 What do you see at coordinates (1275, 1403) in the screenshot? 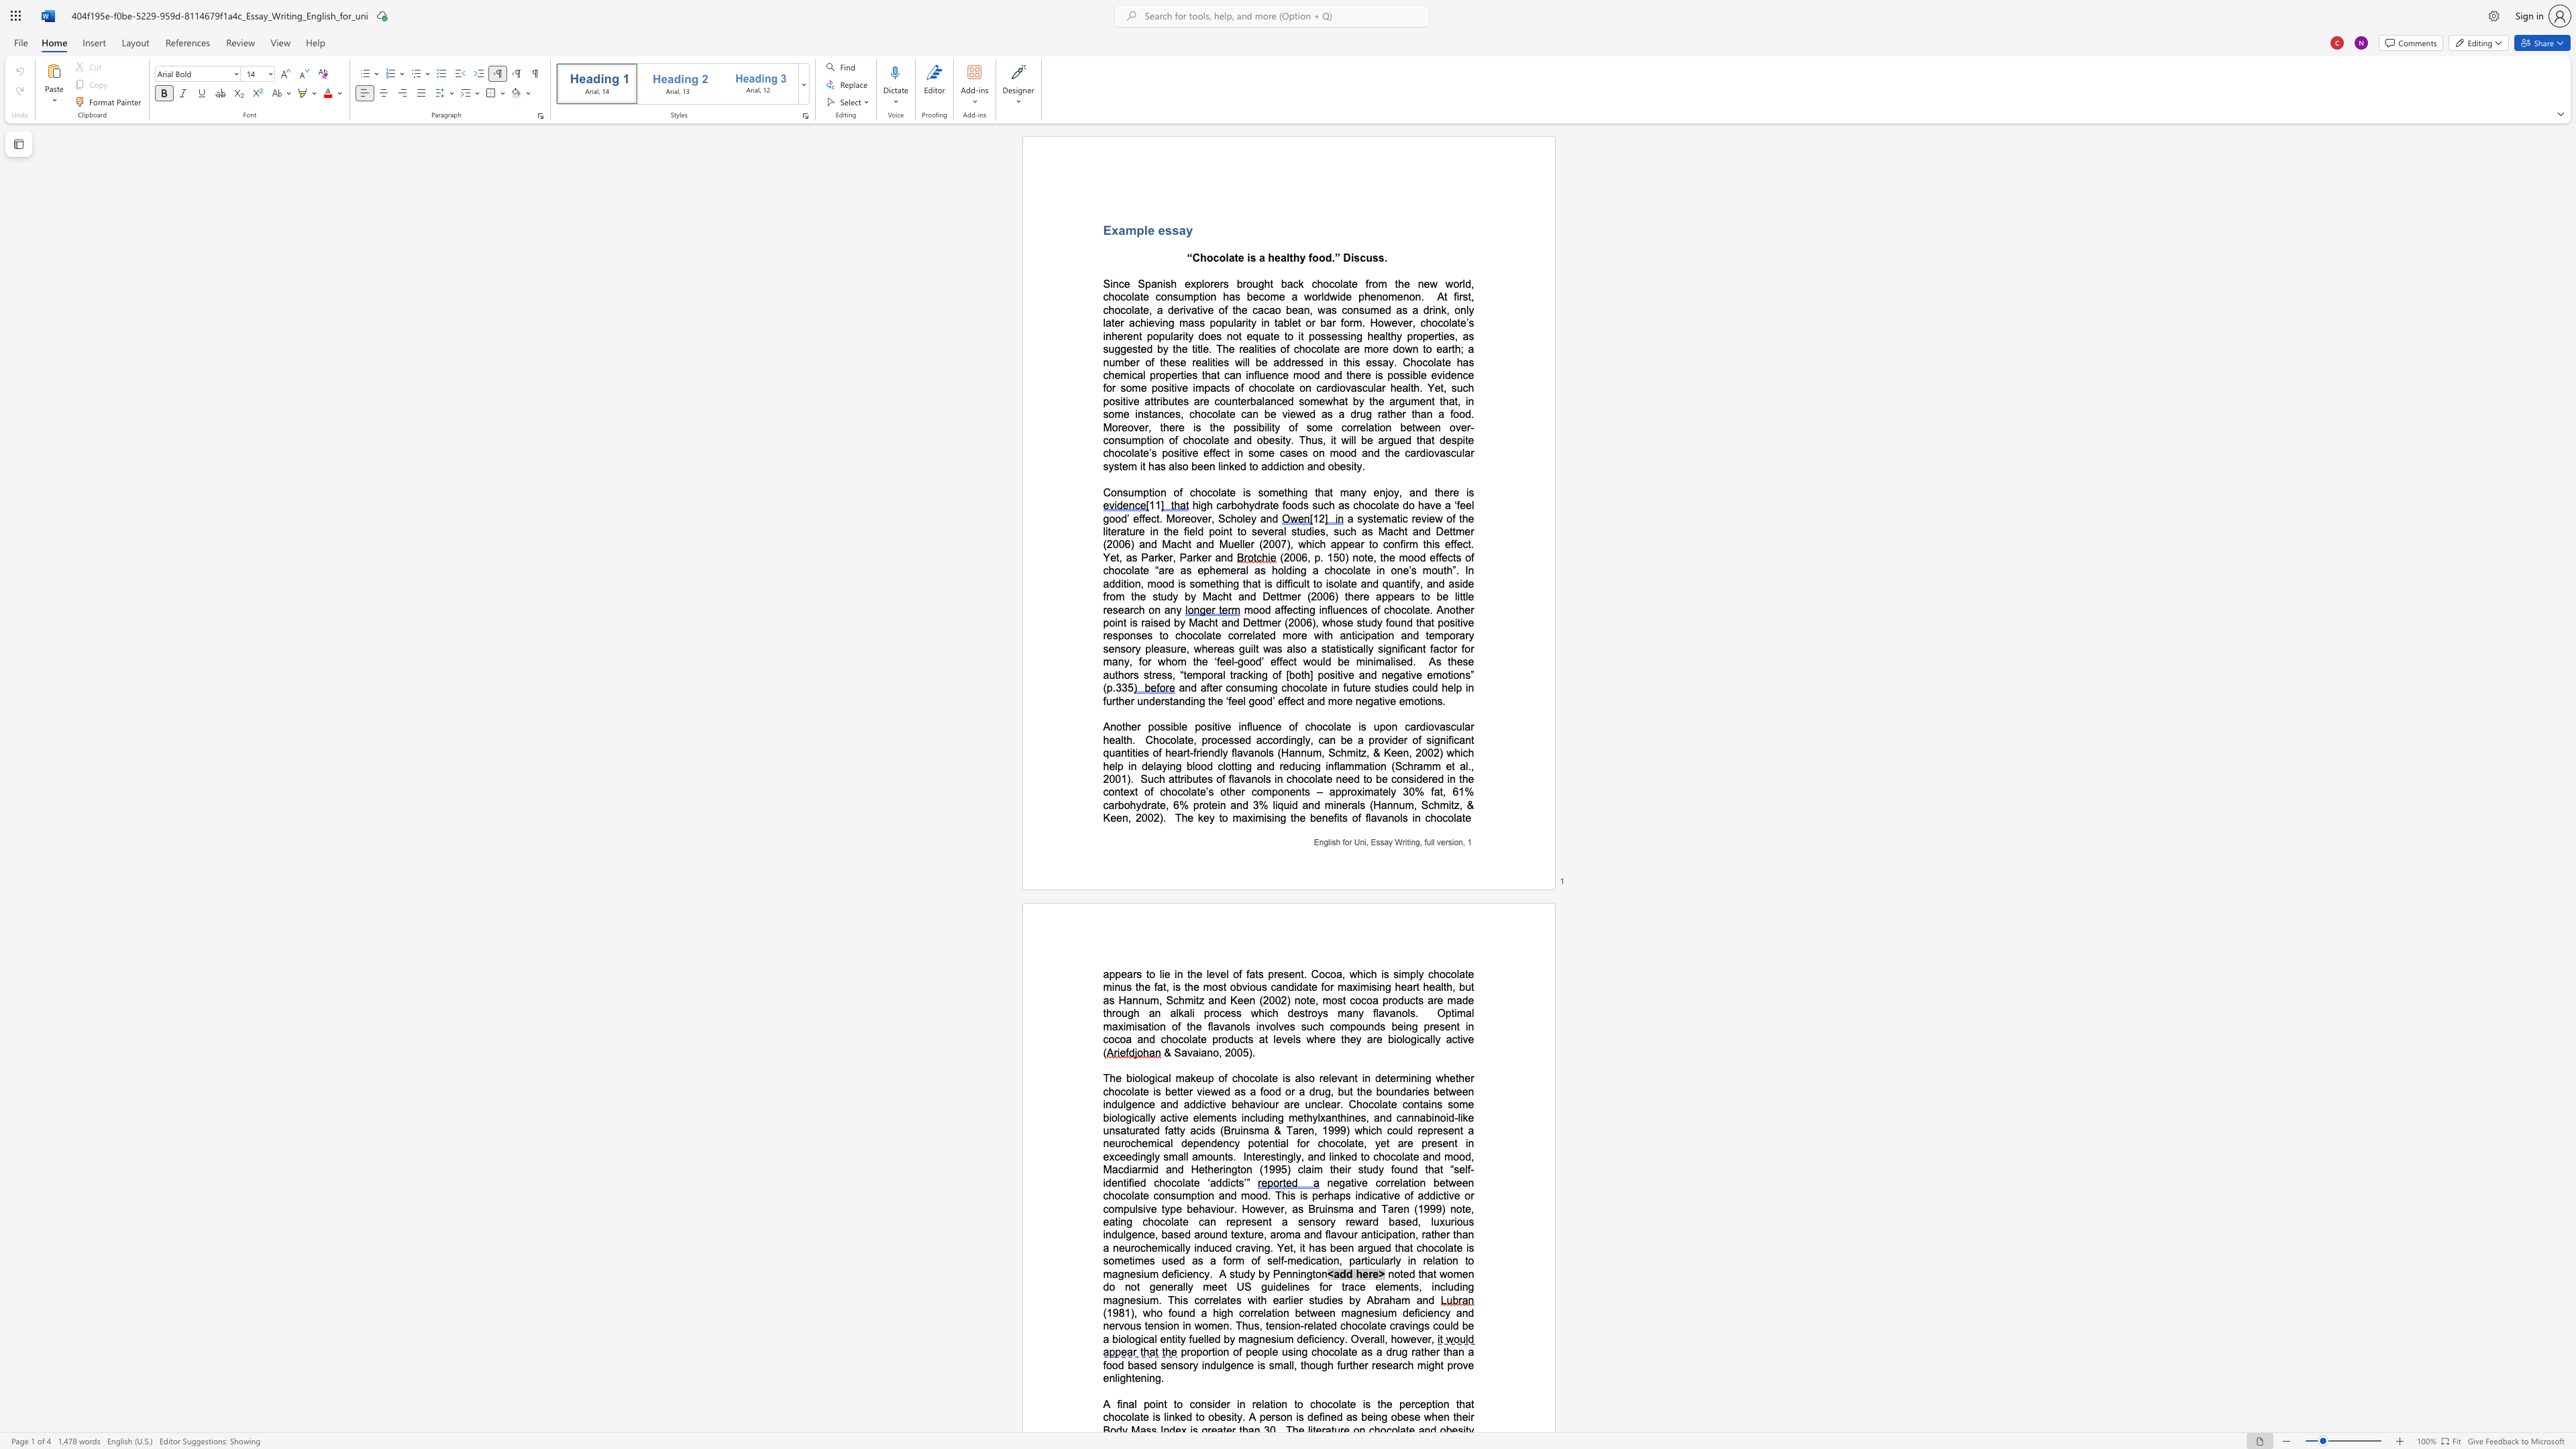
I see `the subset text "on to chocolate is t" within the text "to consider in relation to chocolate is the"` at bounding box center [1275, 1403].